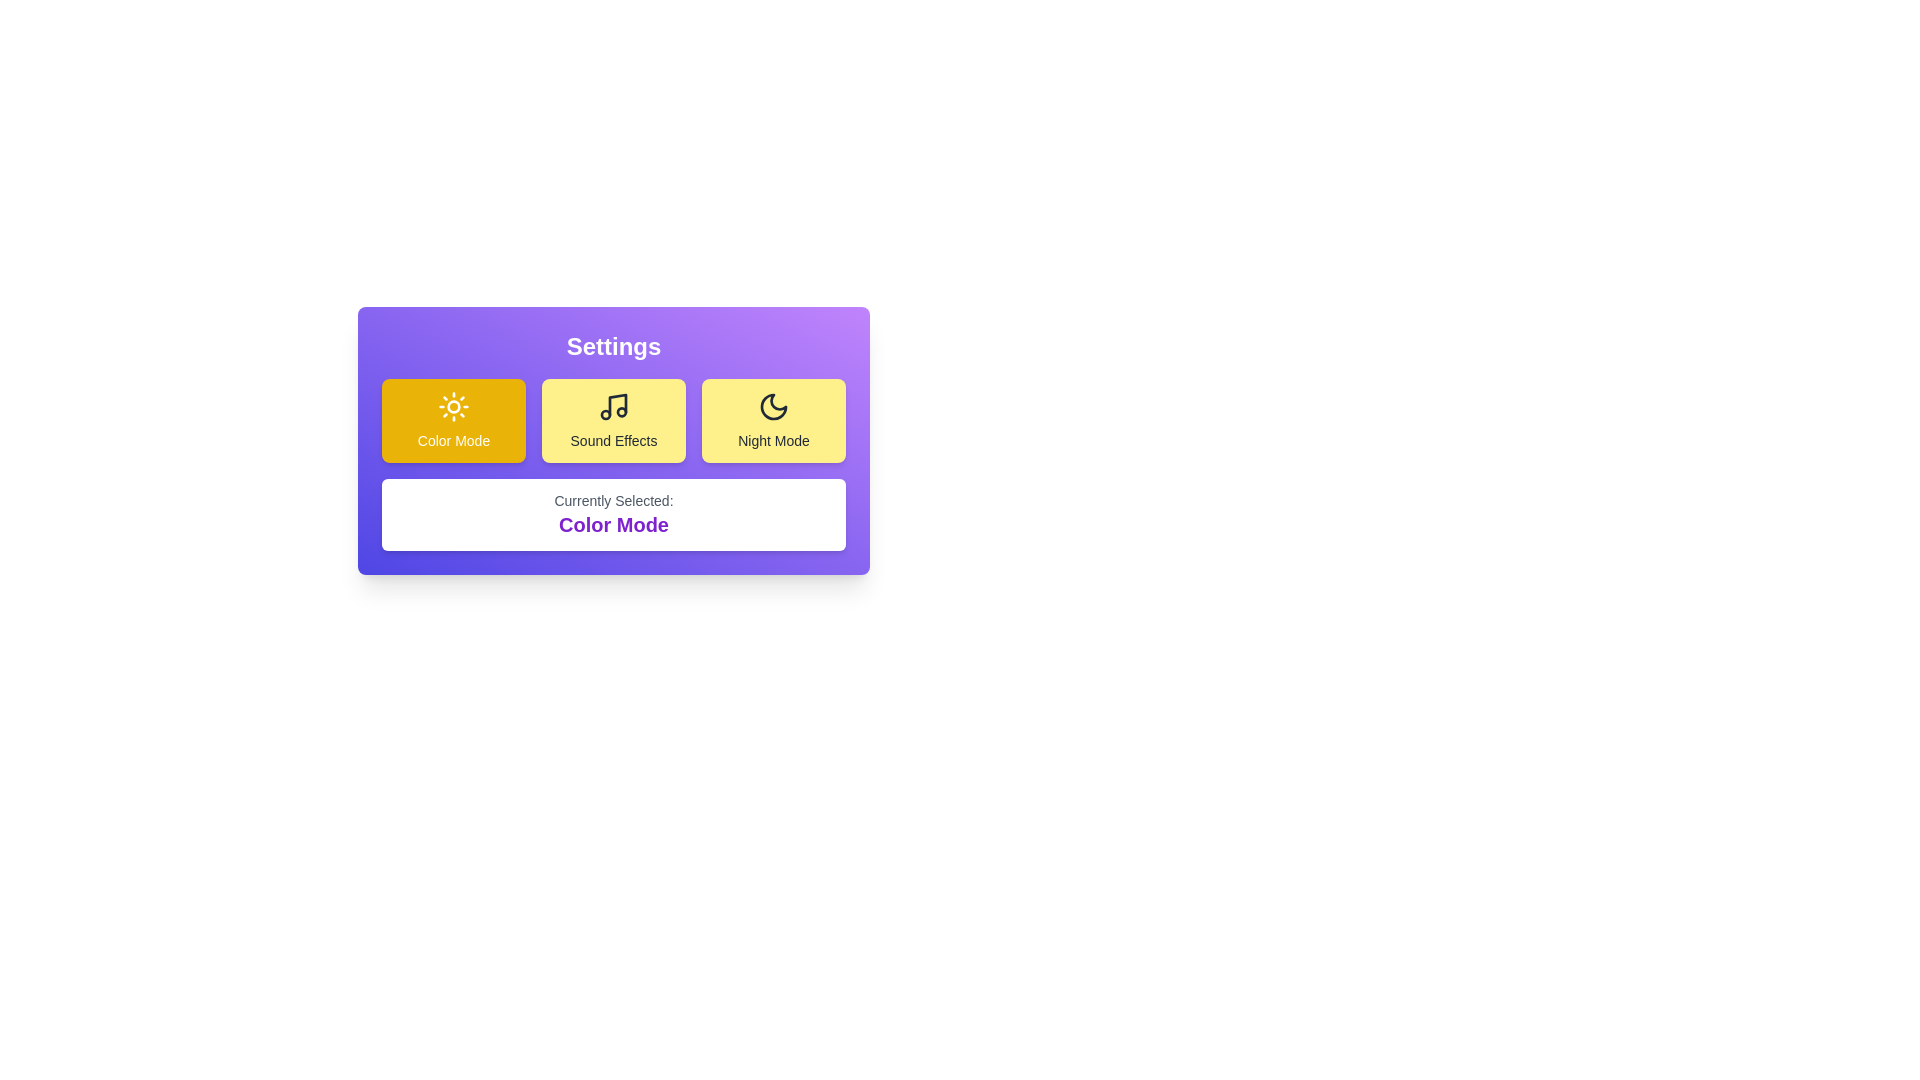 The height and width of the screenshot is (1080, 1920). I want to click on the button corresponding to the preference option 'Sound Effects', so click(613, 419).